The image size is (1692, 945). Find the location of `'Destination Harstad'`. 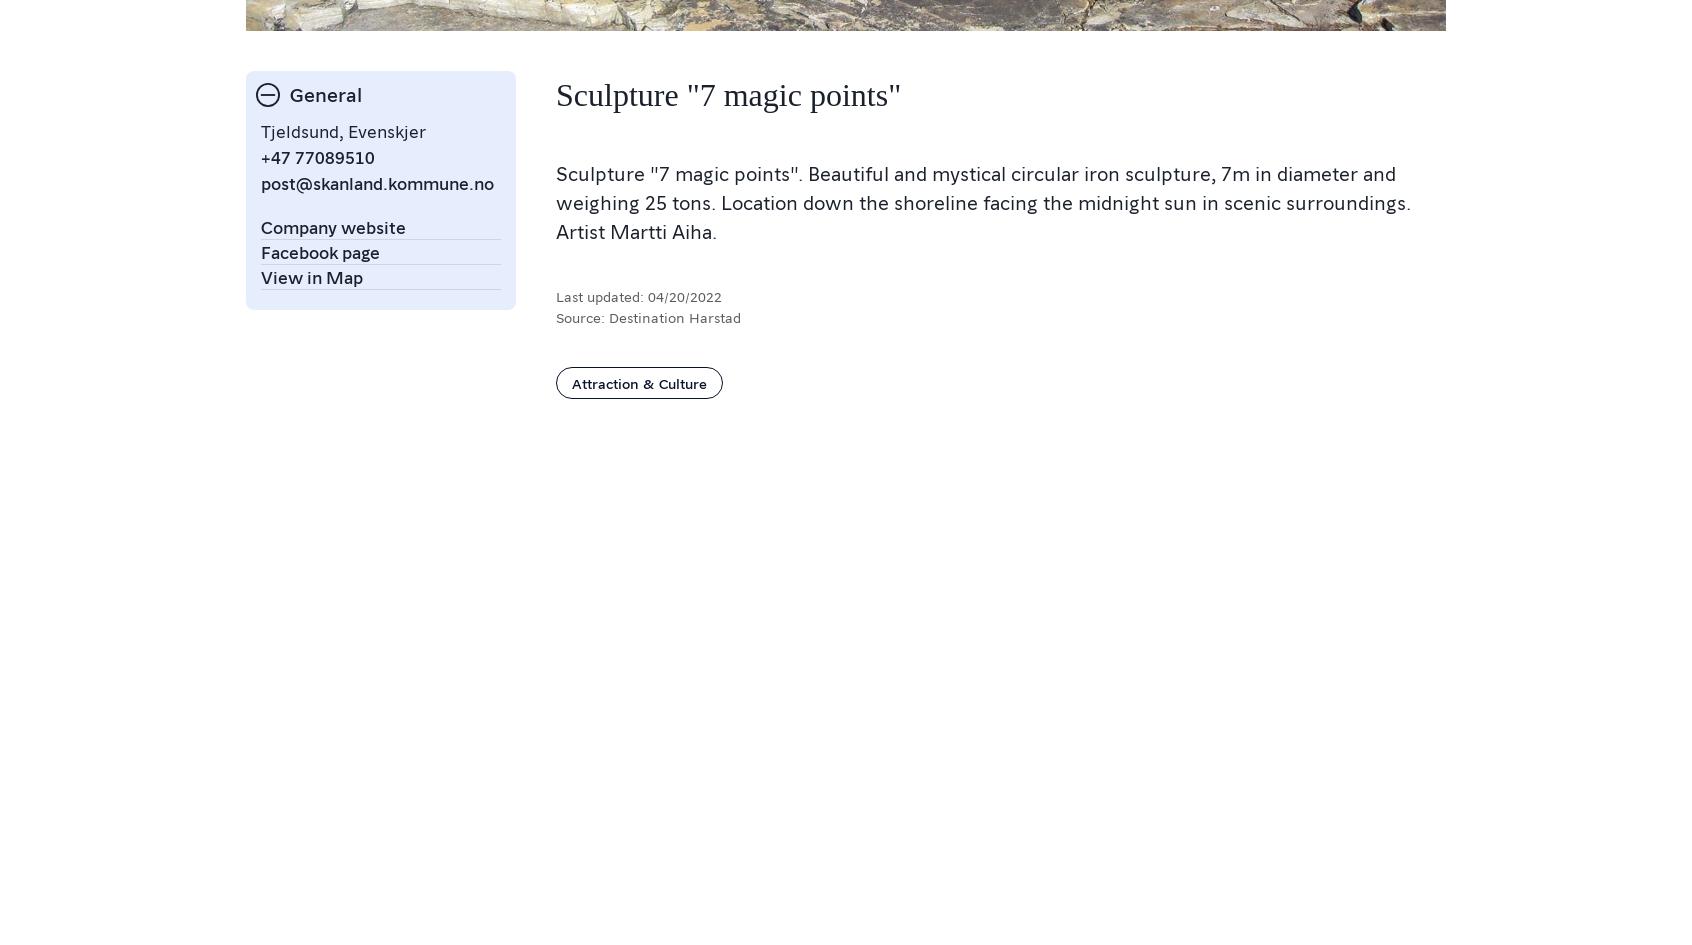

'Destination Harstad' is located at coordinates (674, 316).